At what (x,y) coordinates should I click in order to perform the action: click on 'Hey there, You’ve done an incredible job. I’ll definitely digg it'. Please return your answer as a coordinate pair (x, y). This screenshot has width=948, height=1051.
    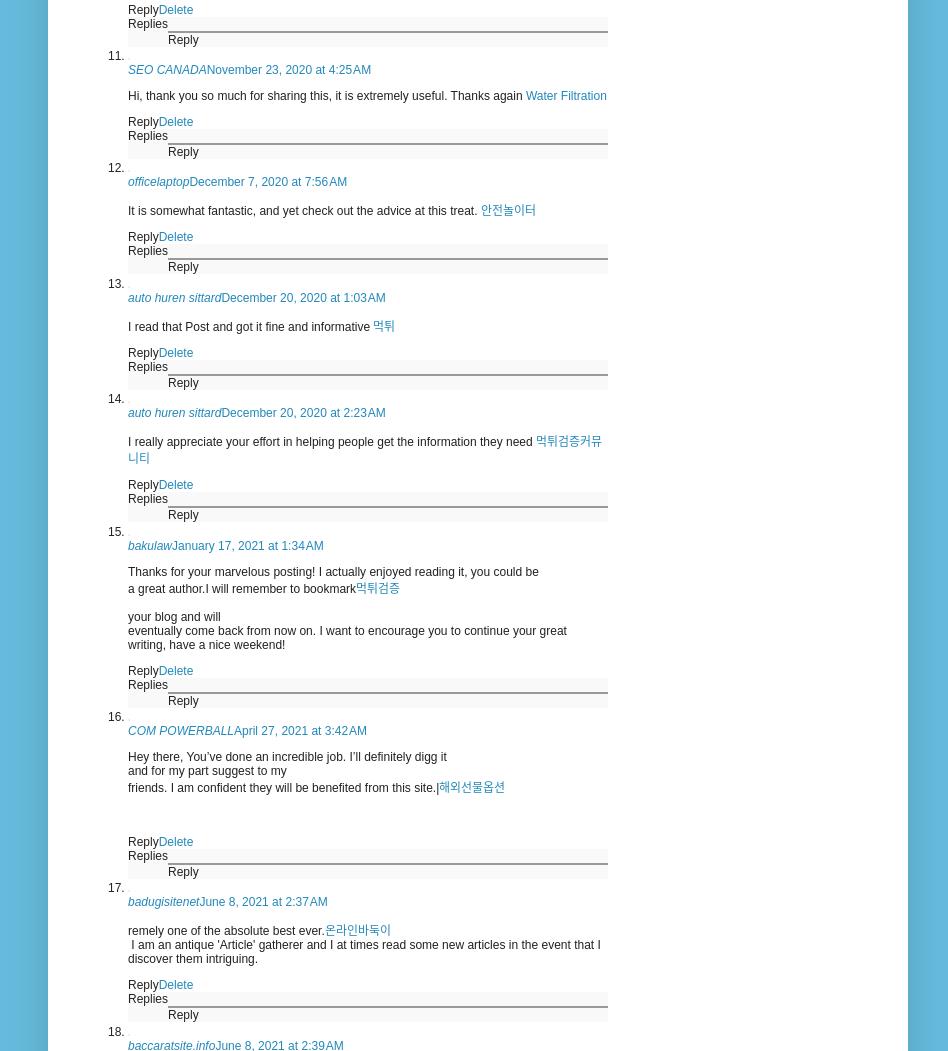
    Looking at the image, I should click on (126, 757).